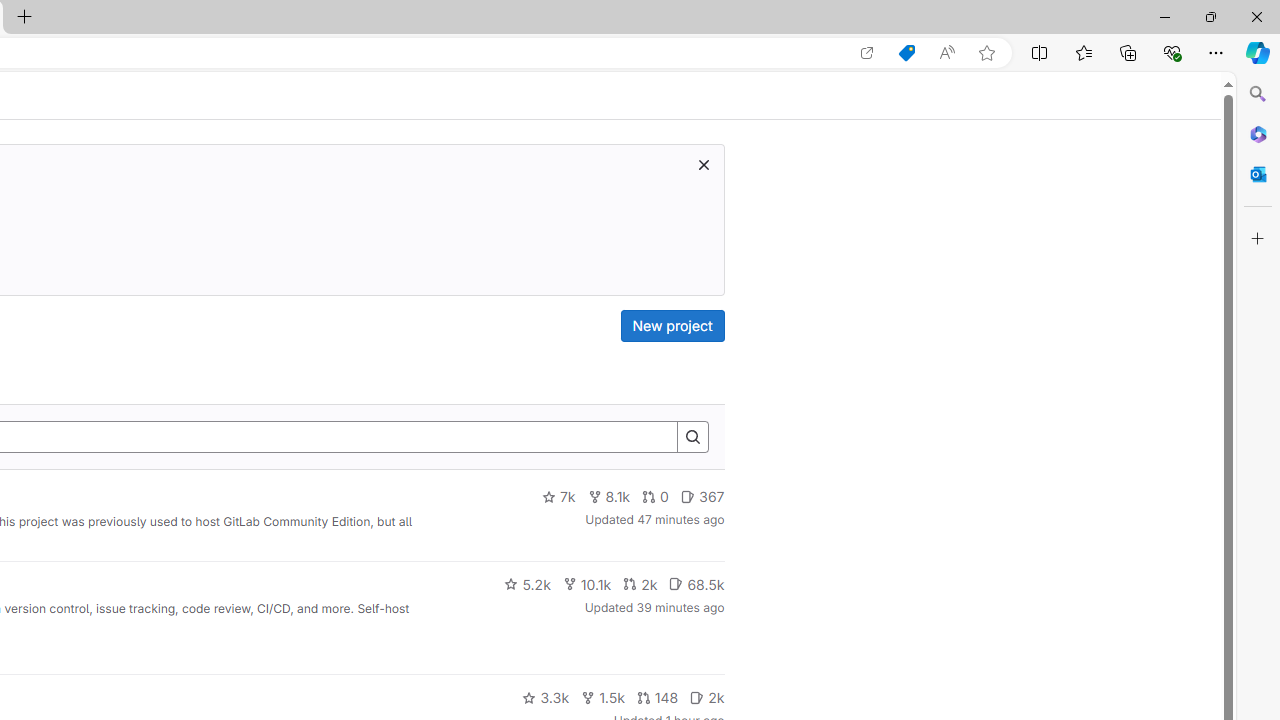 Image resolution: width=1280 pixels, height=720 pixels. Describe the element at coordinates (585, 583) in the screenshot. I see `'10.1k'` at that location.